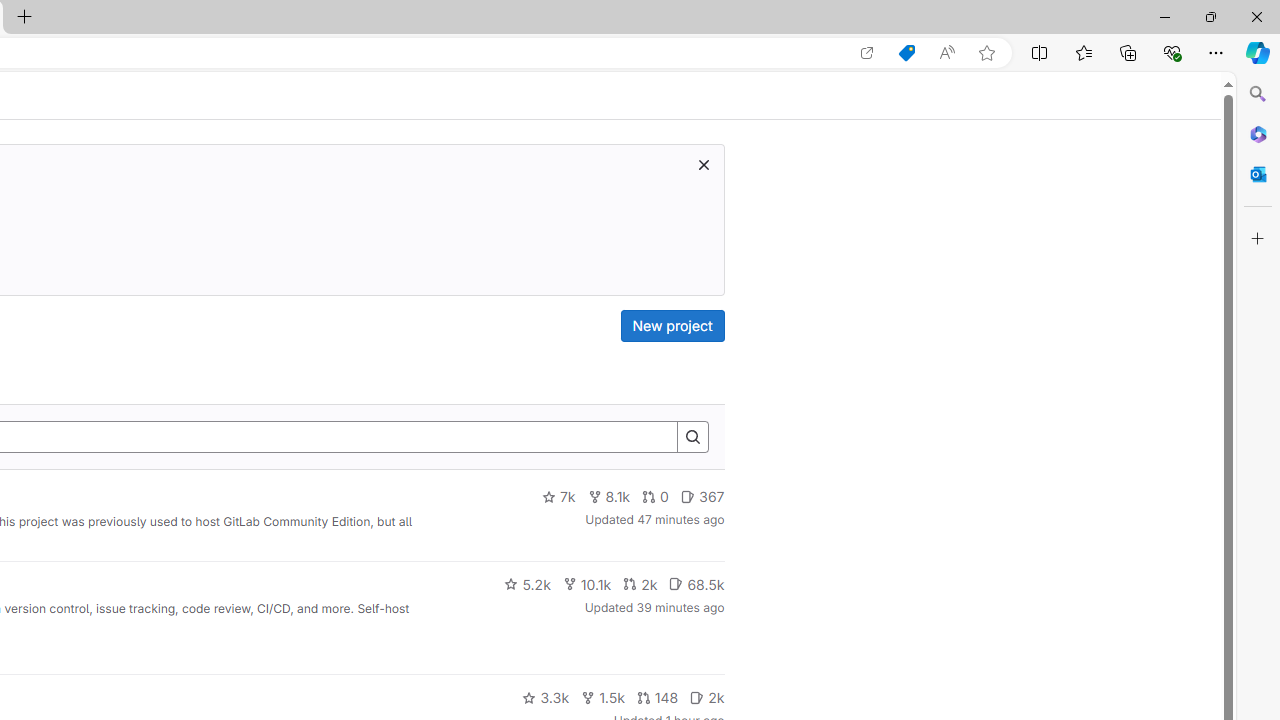 Image resolution: width=1280 pixels, height=720 pixels. Describe the element at coordinates (585, 583) in the screenshot. I see `'10.1k'` at that location.